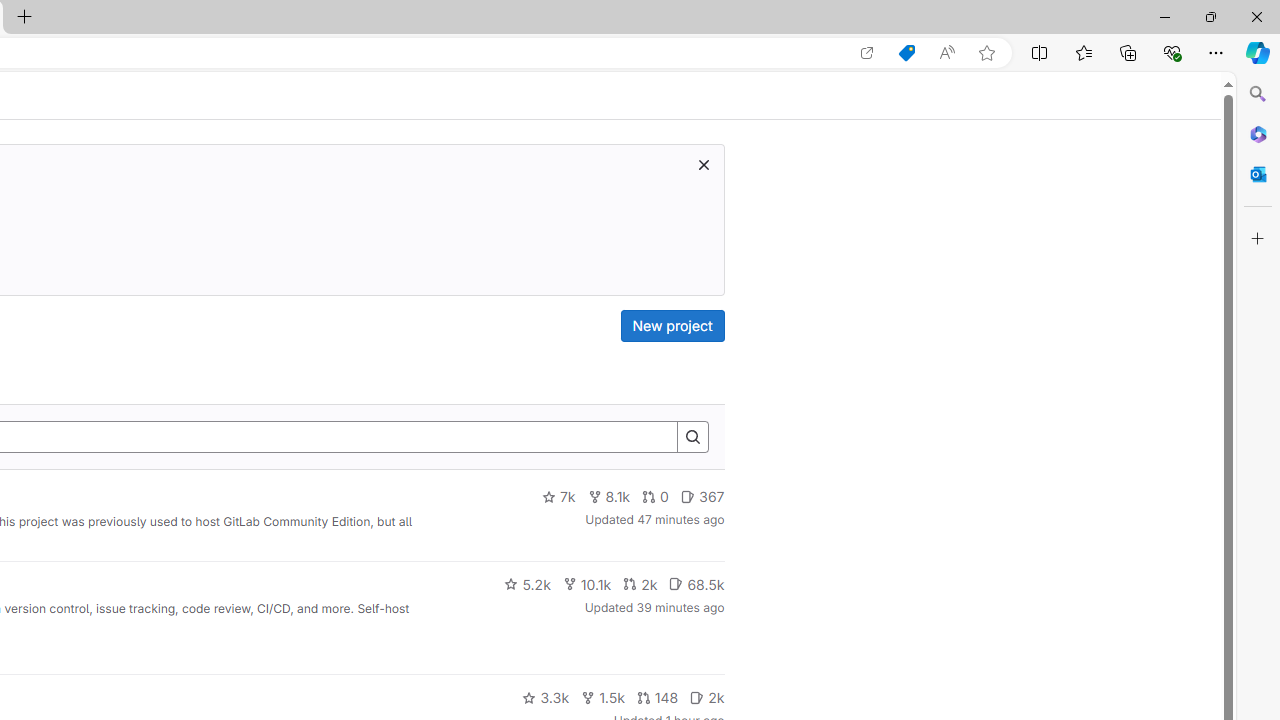 Image resolution: width=1280 pixels, height=720 pixels. Describe the element at coordinates (585, 583) in the screenshot. I see `'10.1k'` at that location.